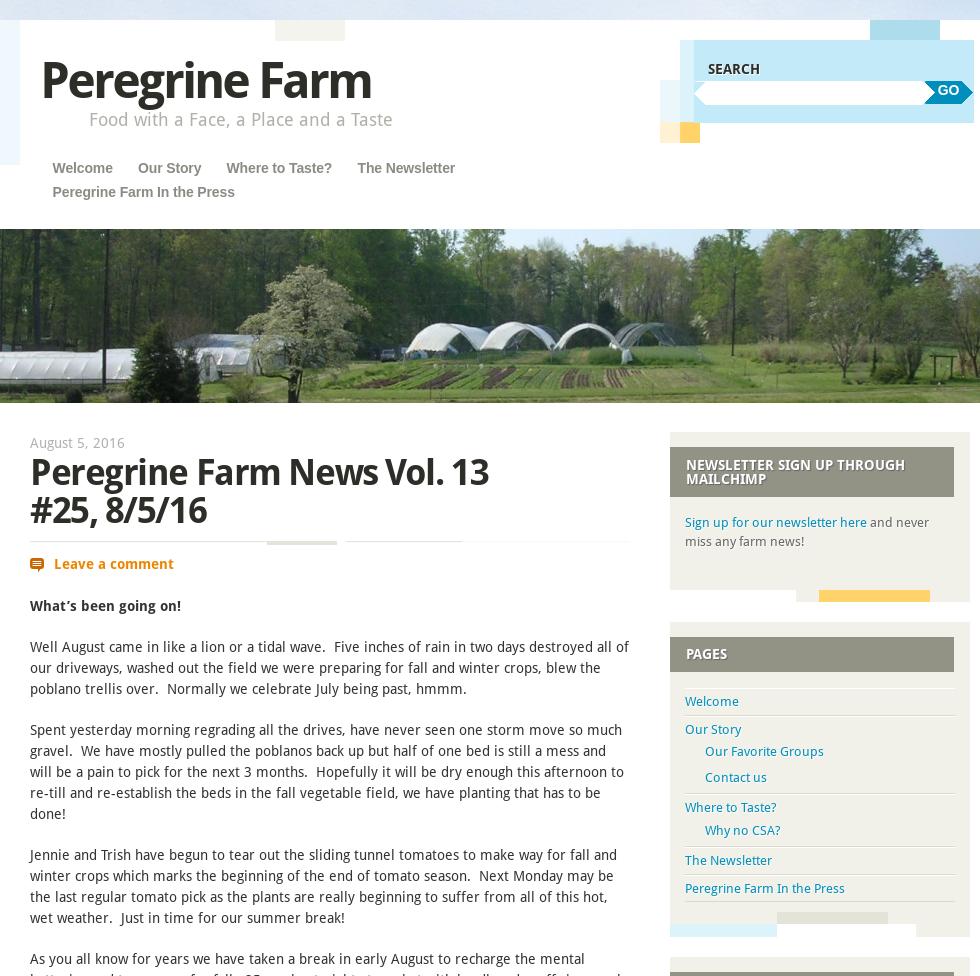 Image resolution: width=980 pixels, height=976 pixels. What do you see at coordinates (112, 562) in the screenshot?
I see `'Leave a comment'` at bounding box center [112, 562].